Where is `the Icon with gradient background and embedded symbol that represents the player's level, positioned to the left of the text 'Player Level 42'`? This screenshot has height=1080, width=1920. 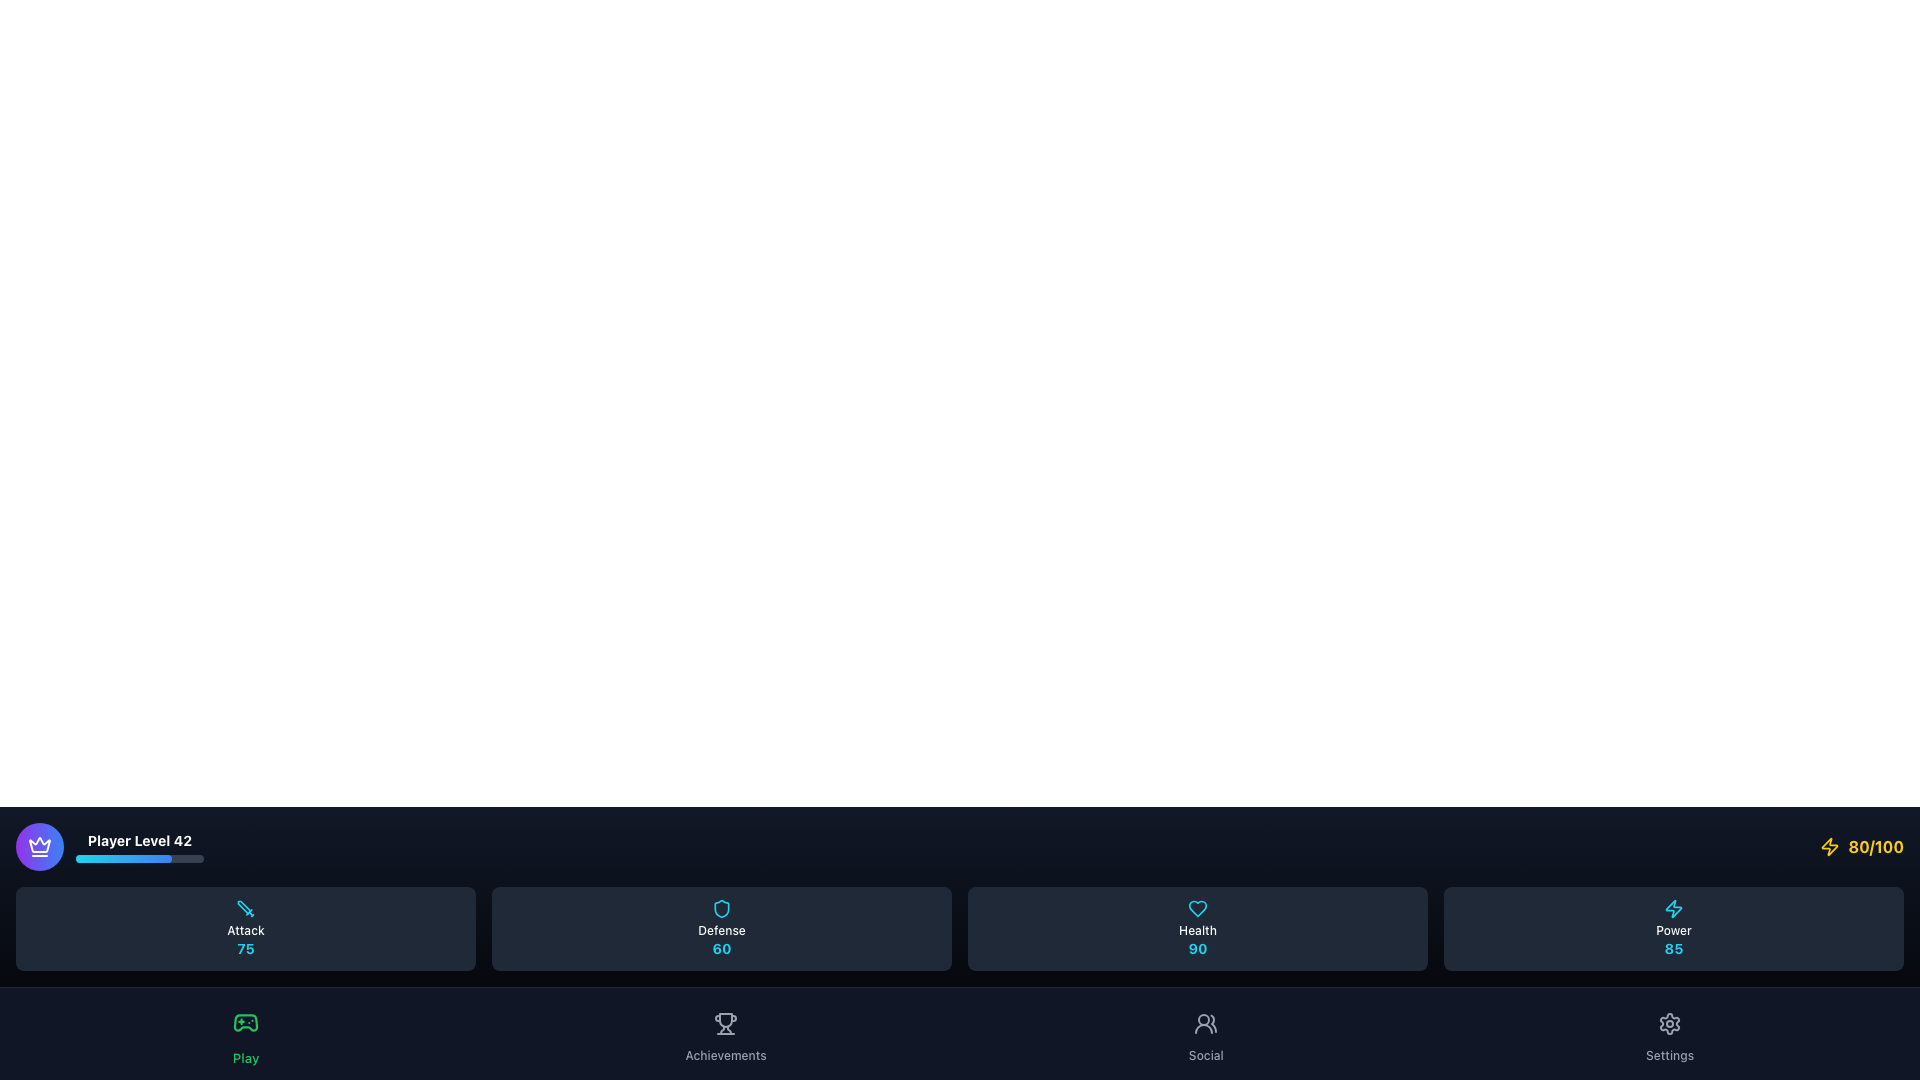 the Icon with gradient background and embedded symbol that represents the player's level, positioned to the left of the text 'Player Level 42' is located at coordinates (39, 847).